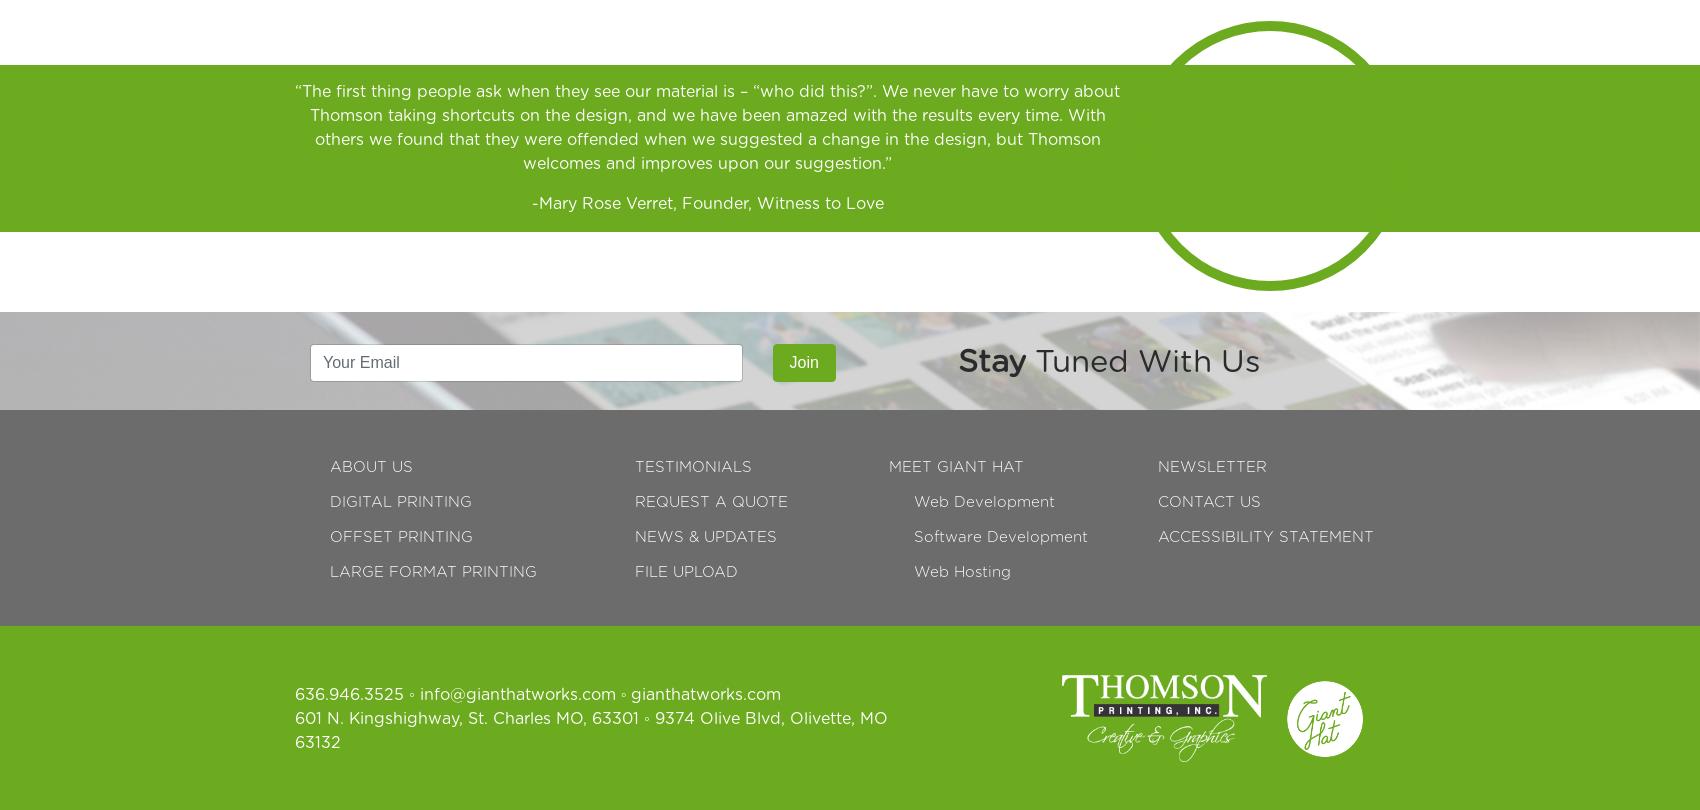 The image size is (1700, 810). What do you see at coordinates (348, 693) in the screenshot?
I see `'636.946.3525'` at bounding box center [348, 693].